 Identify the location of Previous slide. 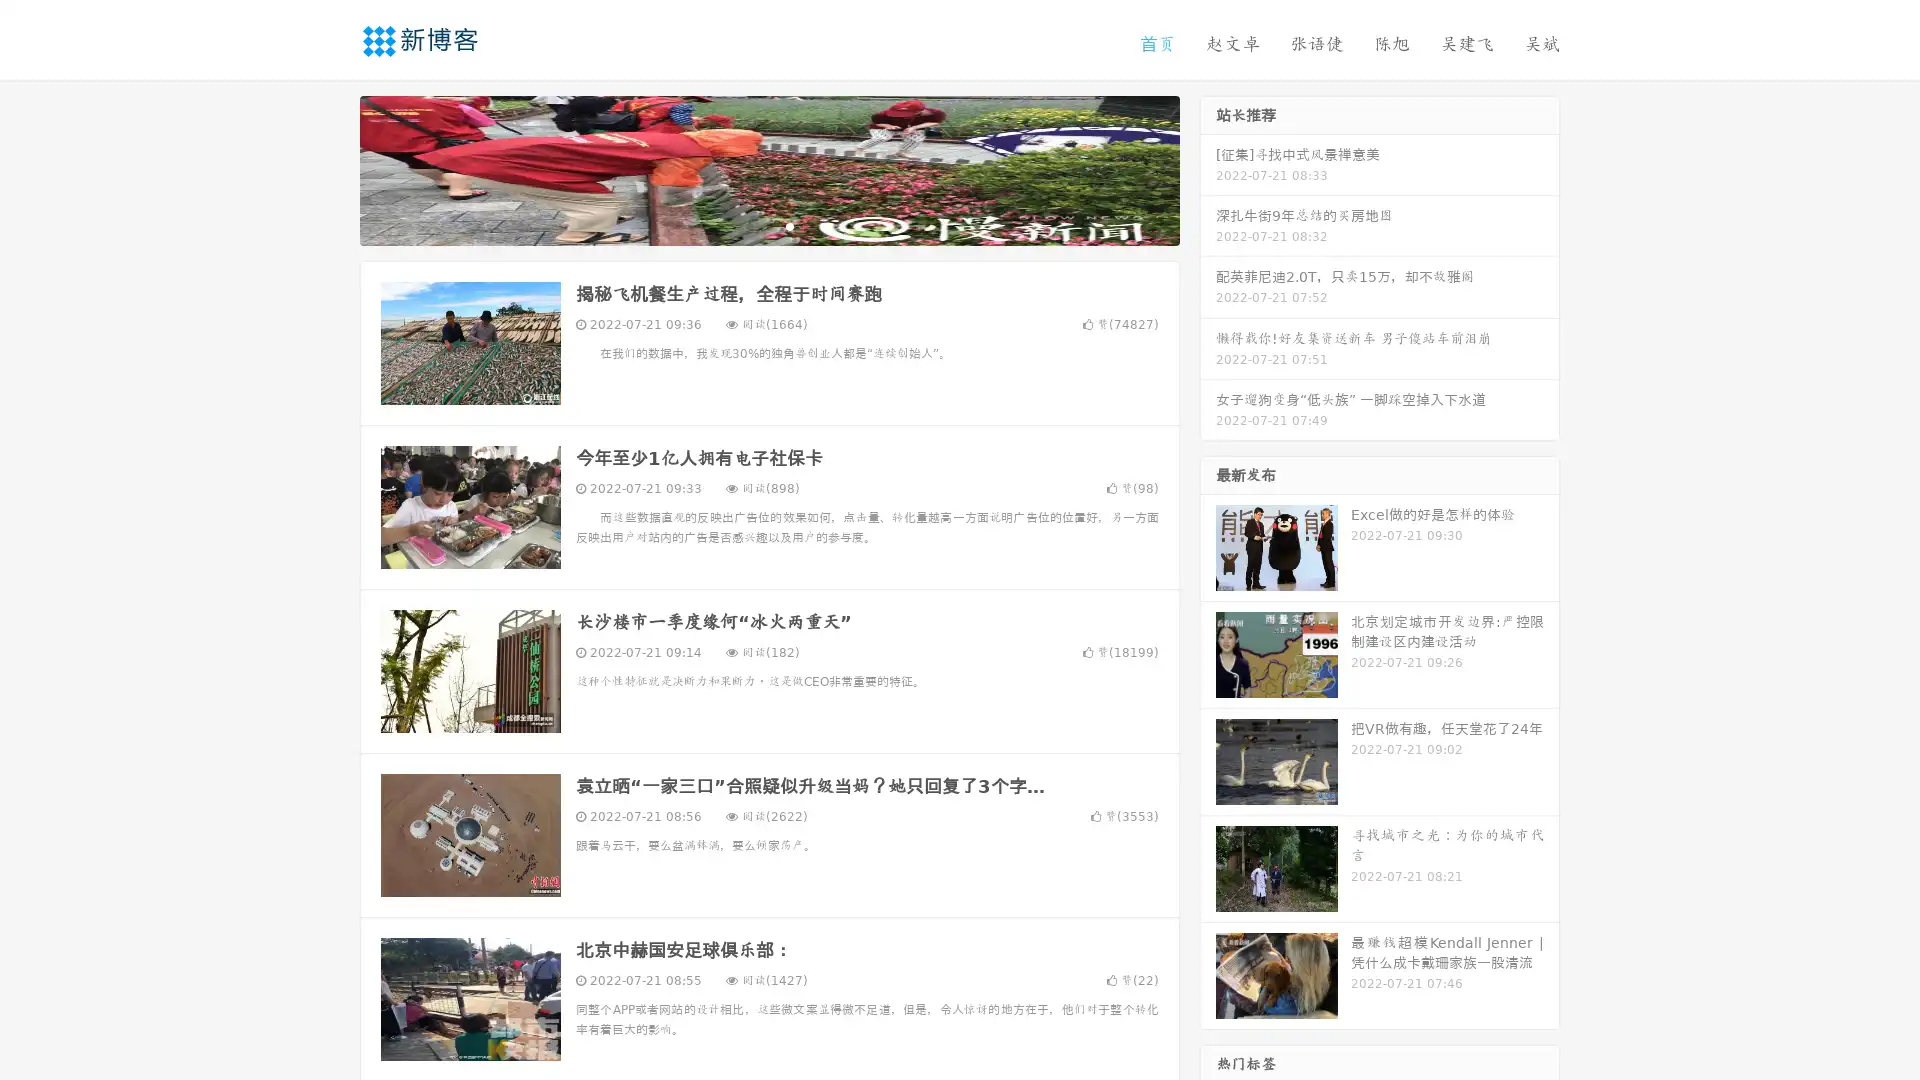
(330, 168).